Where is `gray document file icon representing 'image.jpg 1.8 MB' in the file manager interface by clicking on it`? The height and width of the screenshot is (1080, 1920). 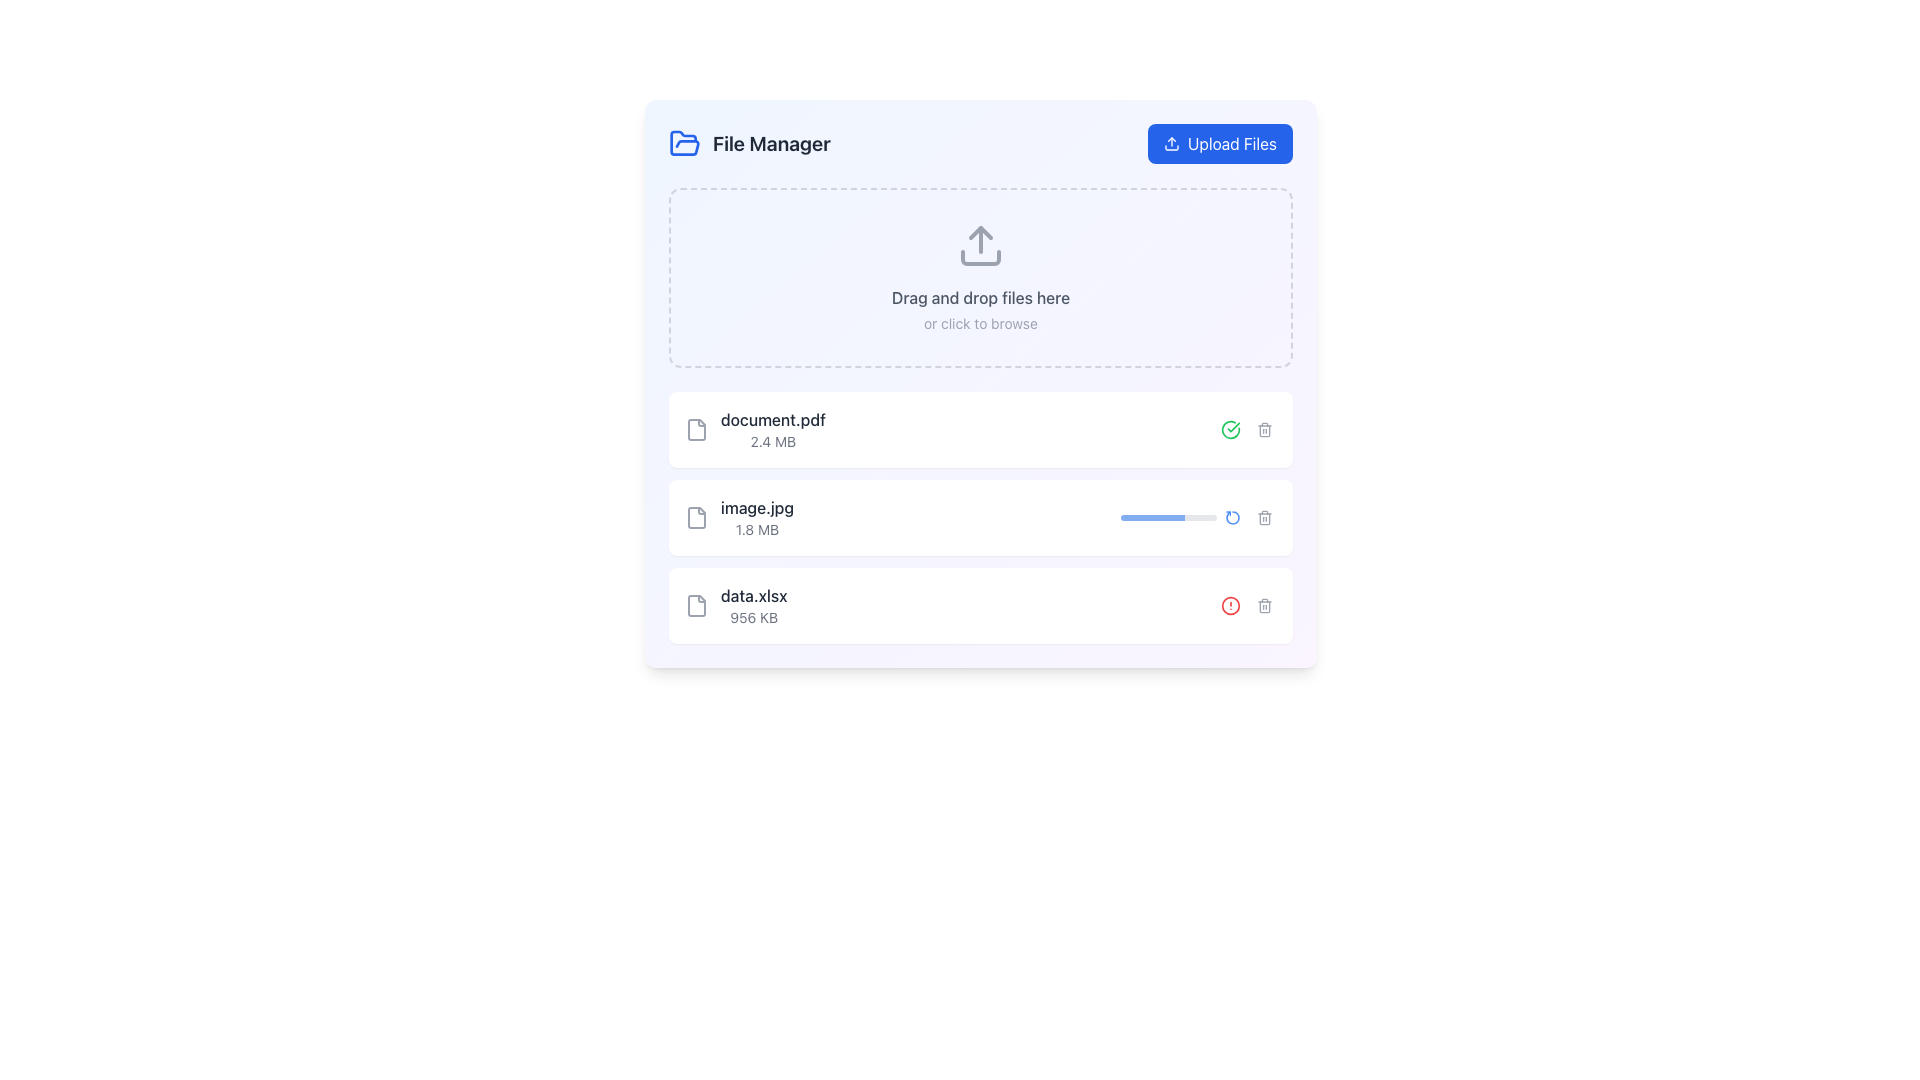
gray document file icon representing 'image.jpg 1.8 MB' in the file manager interface by clicking on it is located at coordinates (696, 516).